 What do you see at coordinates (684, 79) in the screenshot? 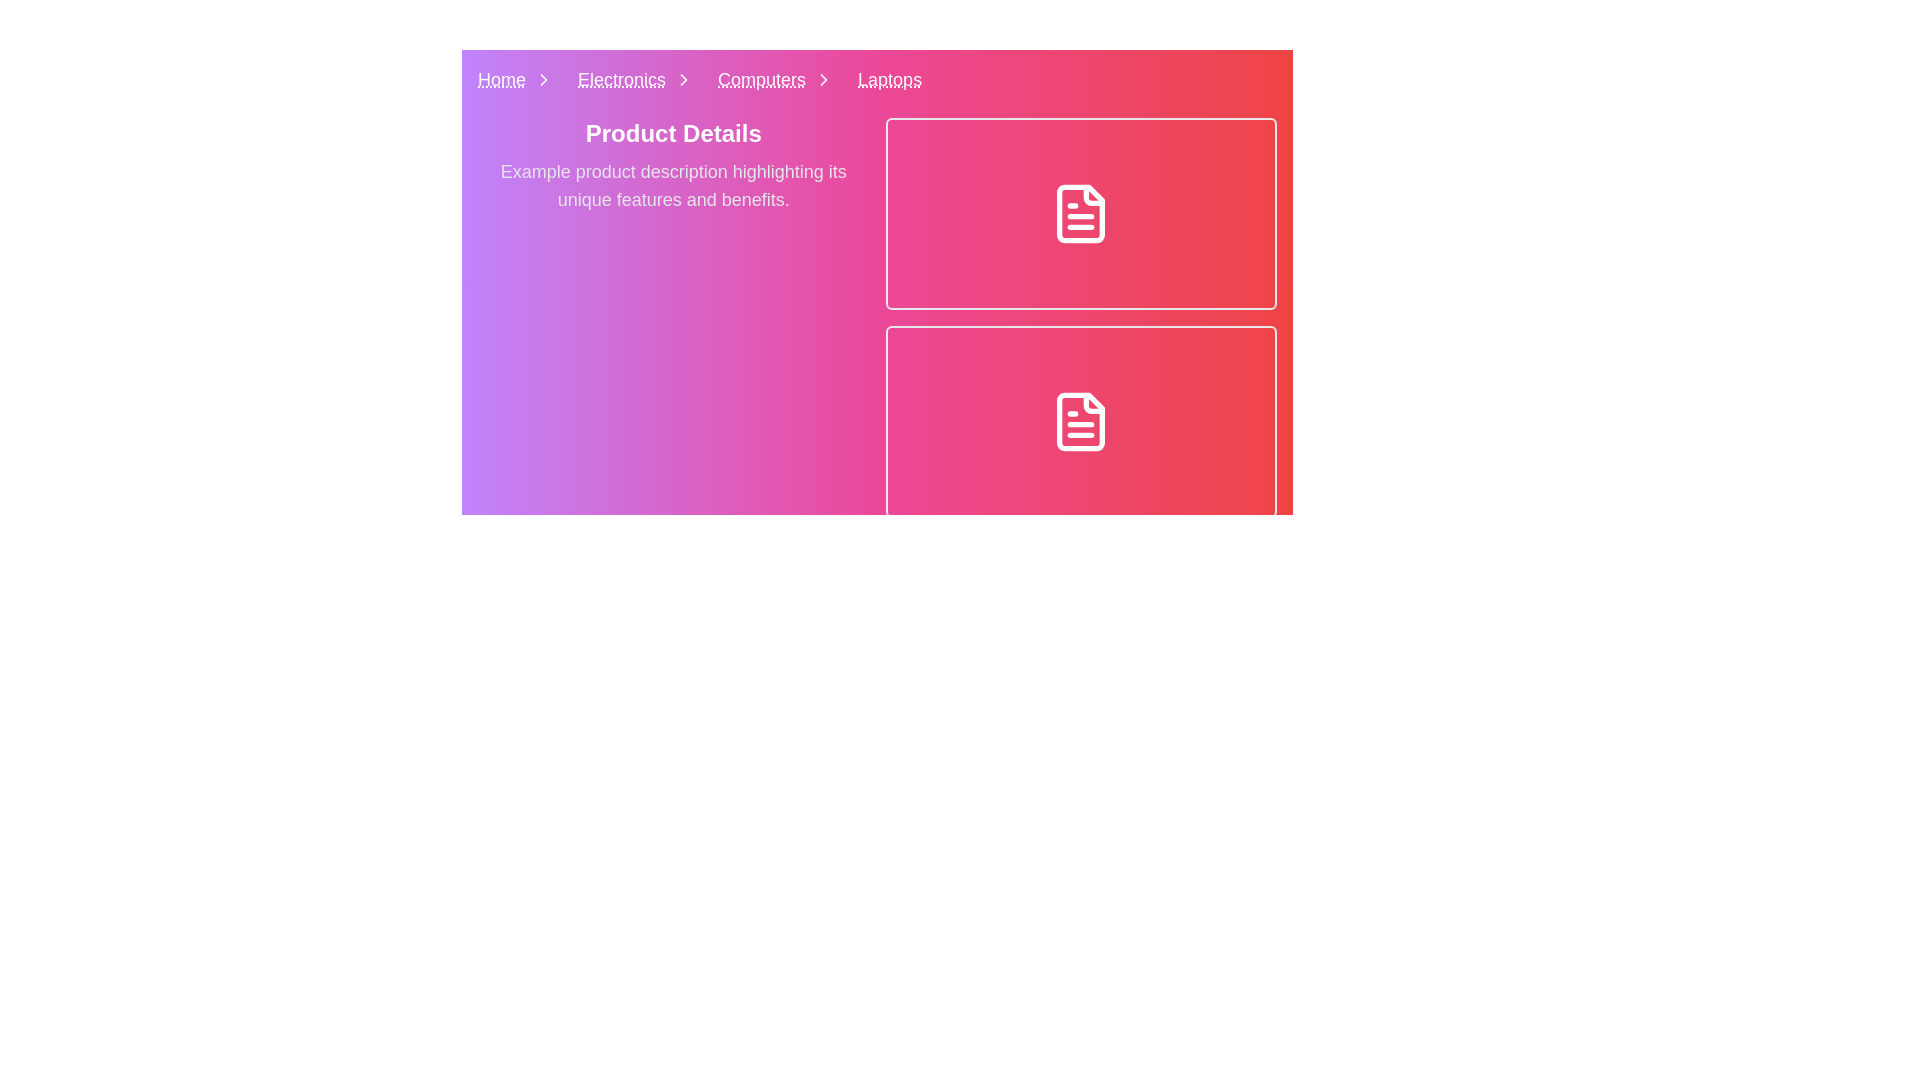
I see `the chevron icon located to the immediate right of the 'Electronics' hyperlink in the breadcrumb navigation bar to indicate further navigation options` at bounding box center [684, 79].